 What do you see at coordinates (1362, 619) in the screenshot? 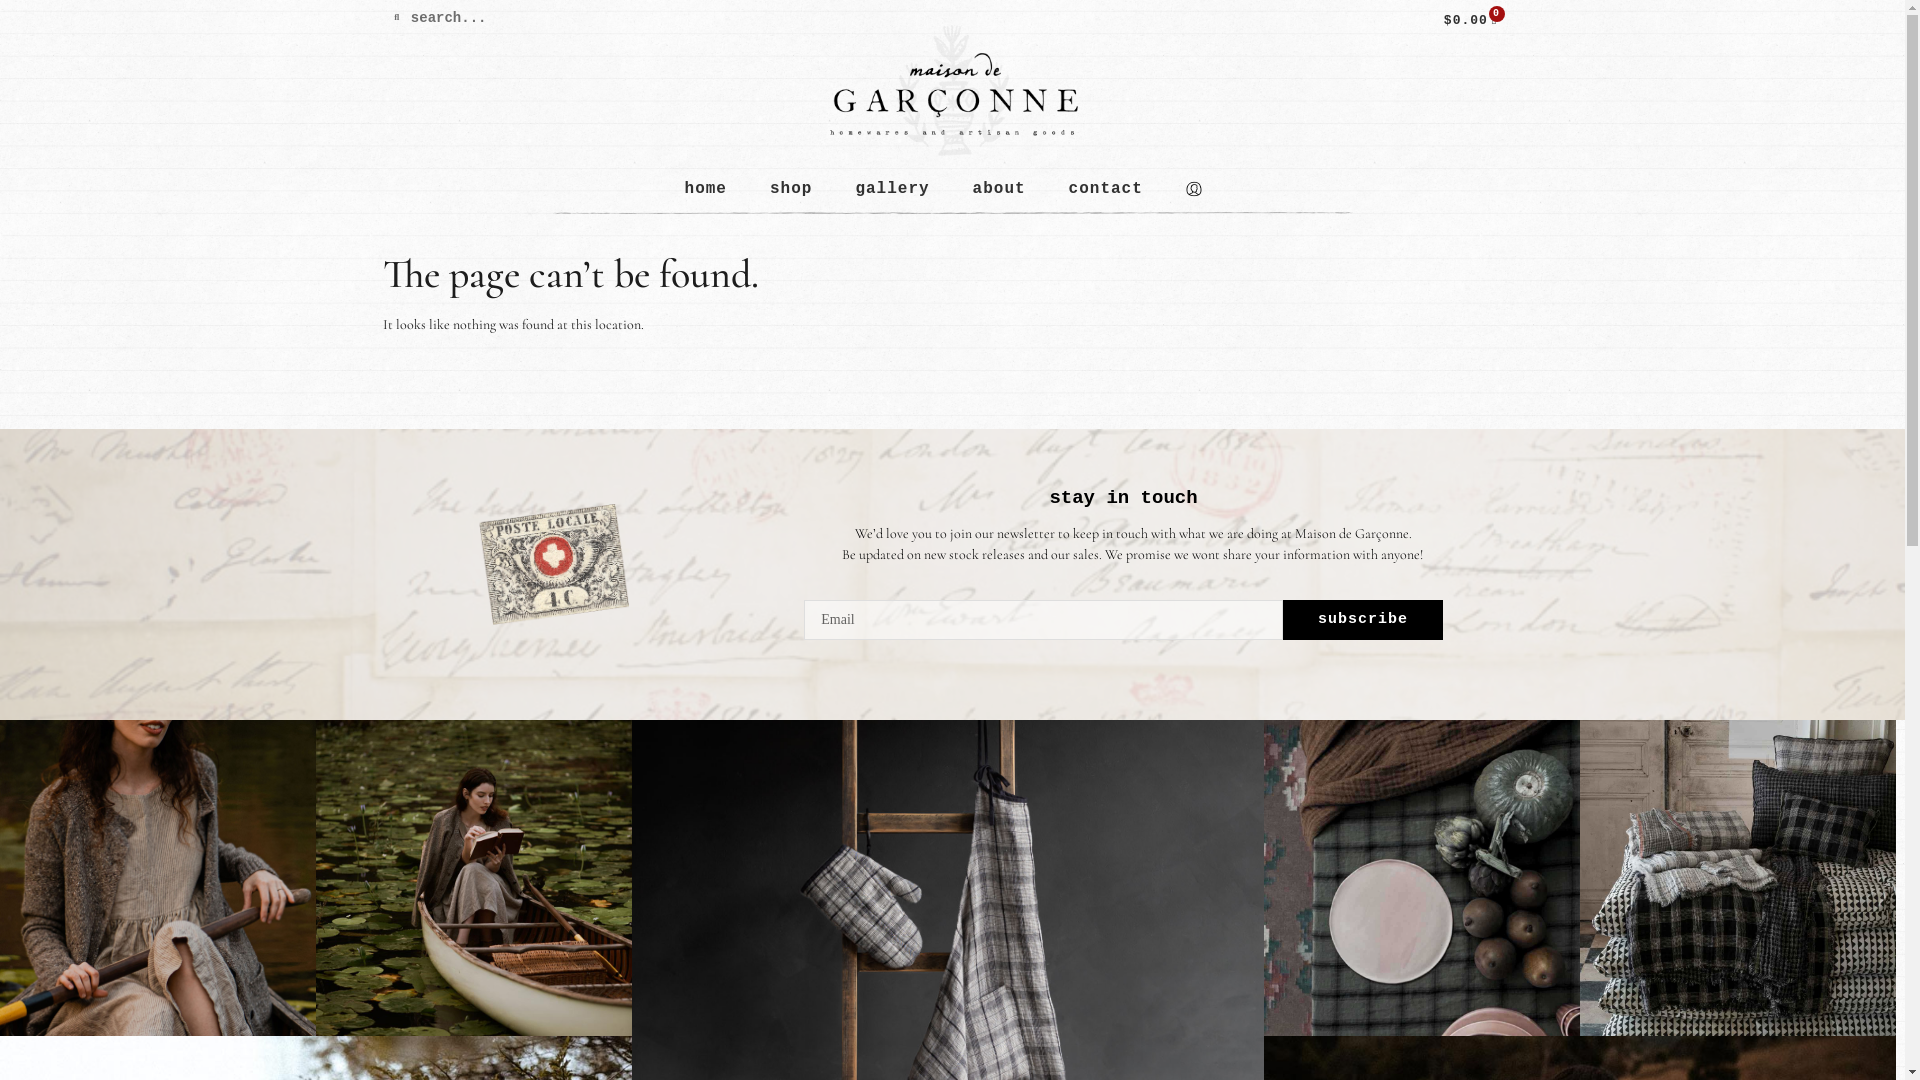
I see `'subscribe'` at bounding box center [1362, 619].